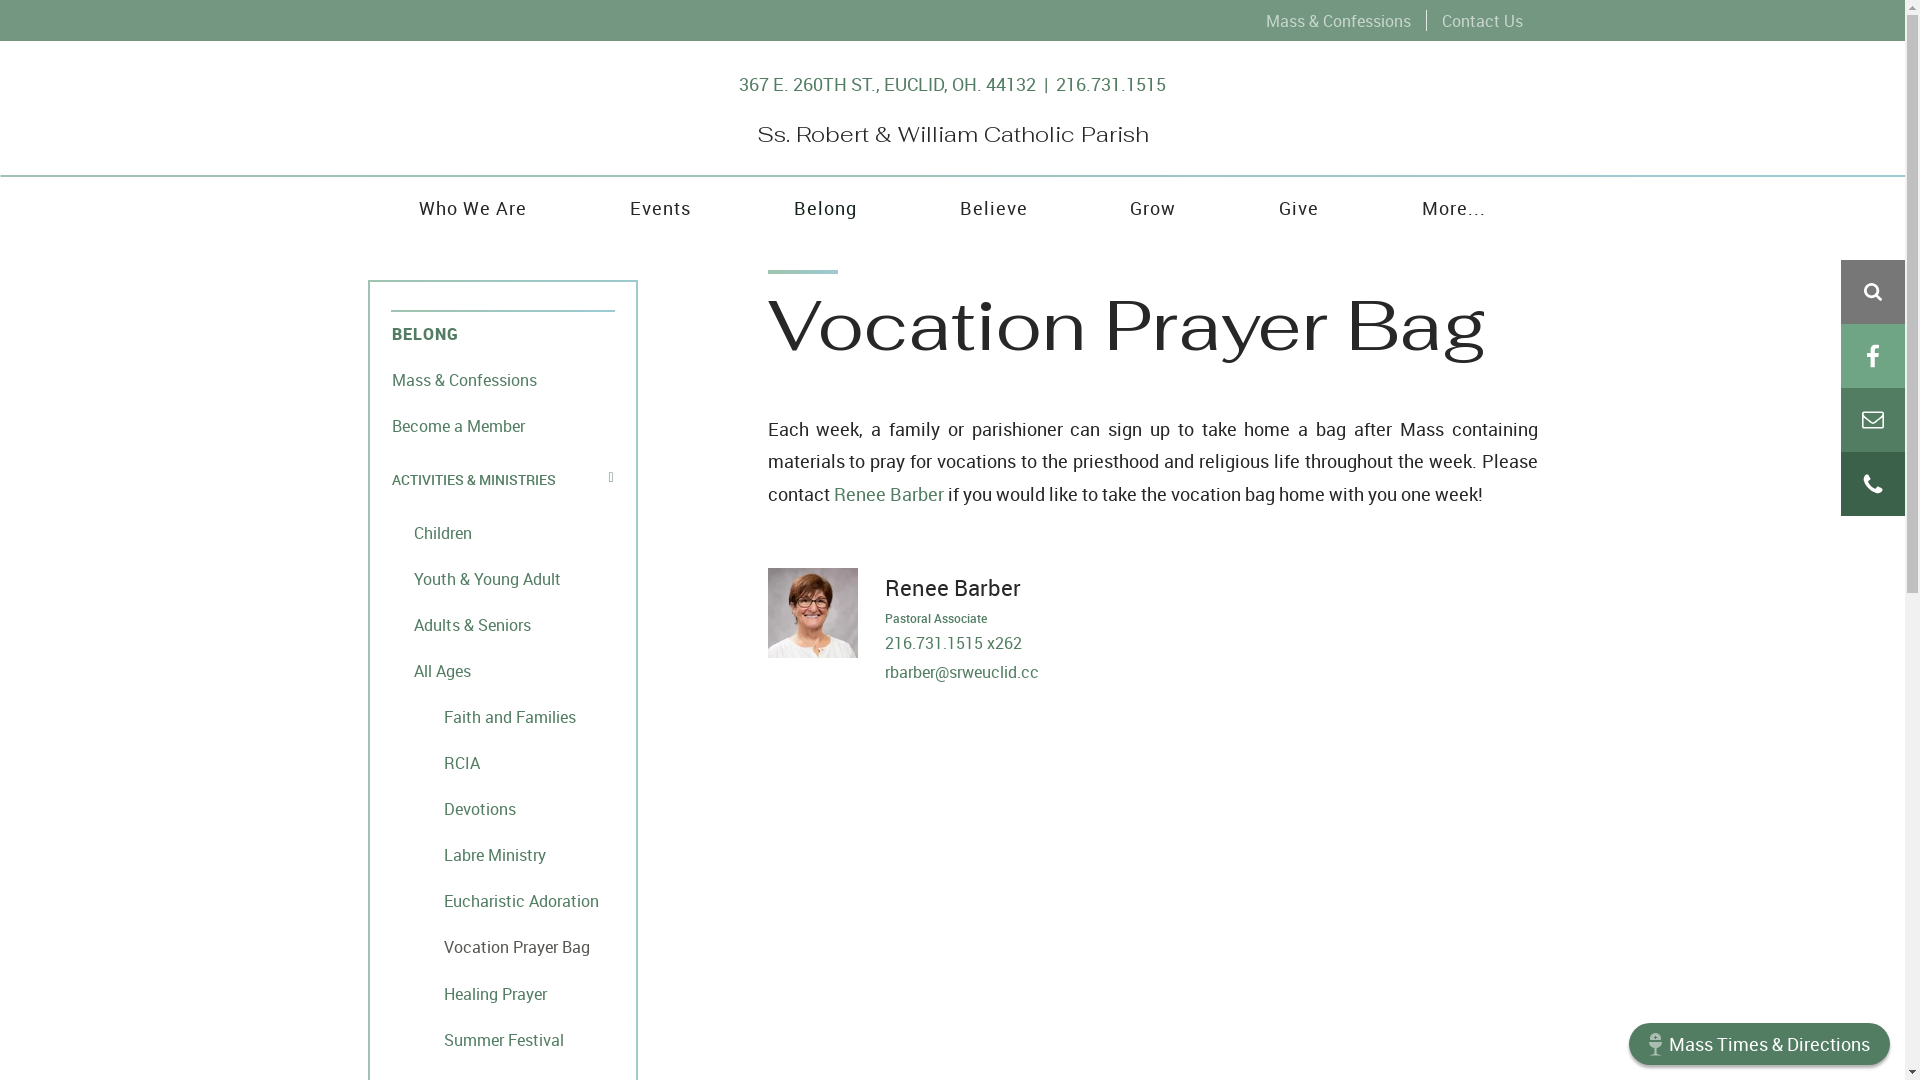  I want to click on 'Grow', so click(1153, 207).